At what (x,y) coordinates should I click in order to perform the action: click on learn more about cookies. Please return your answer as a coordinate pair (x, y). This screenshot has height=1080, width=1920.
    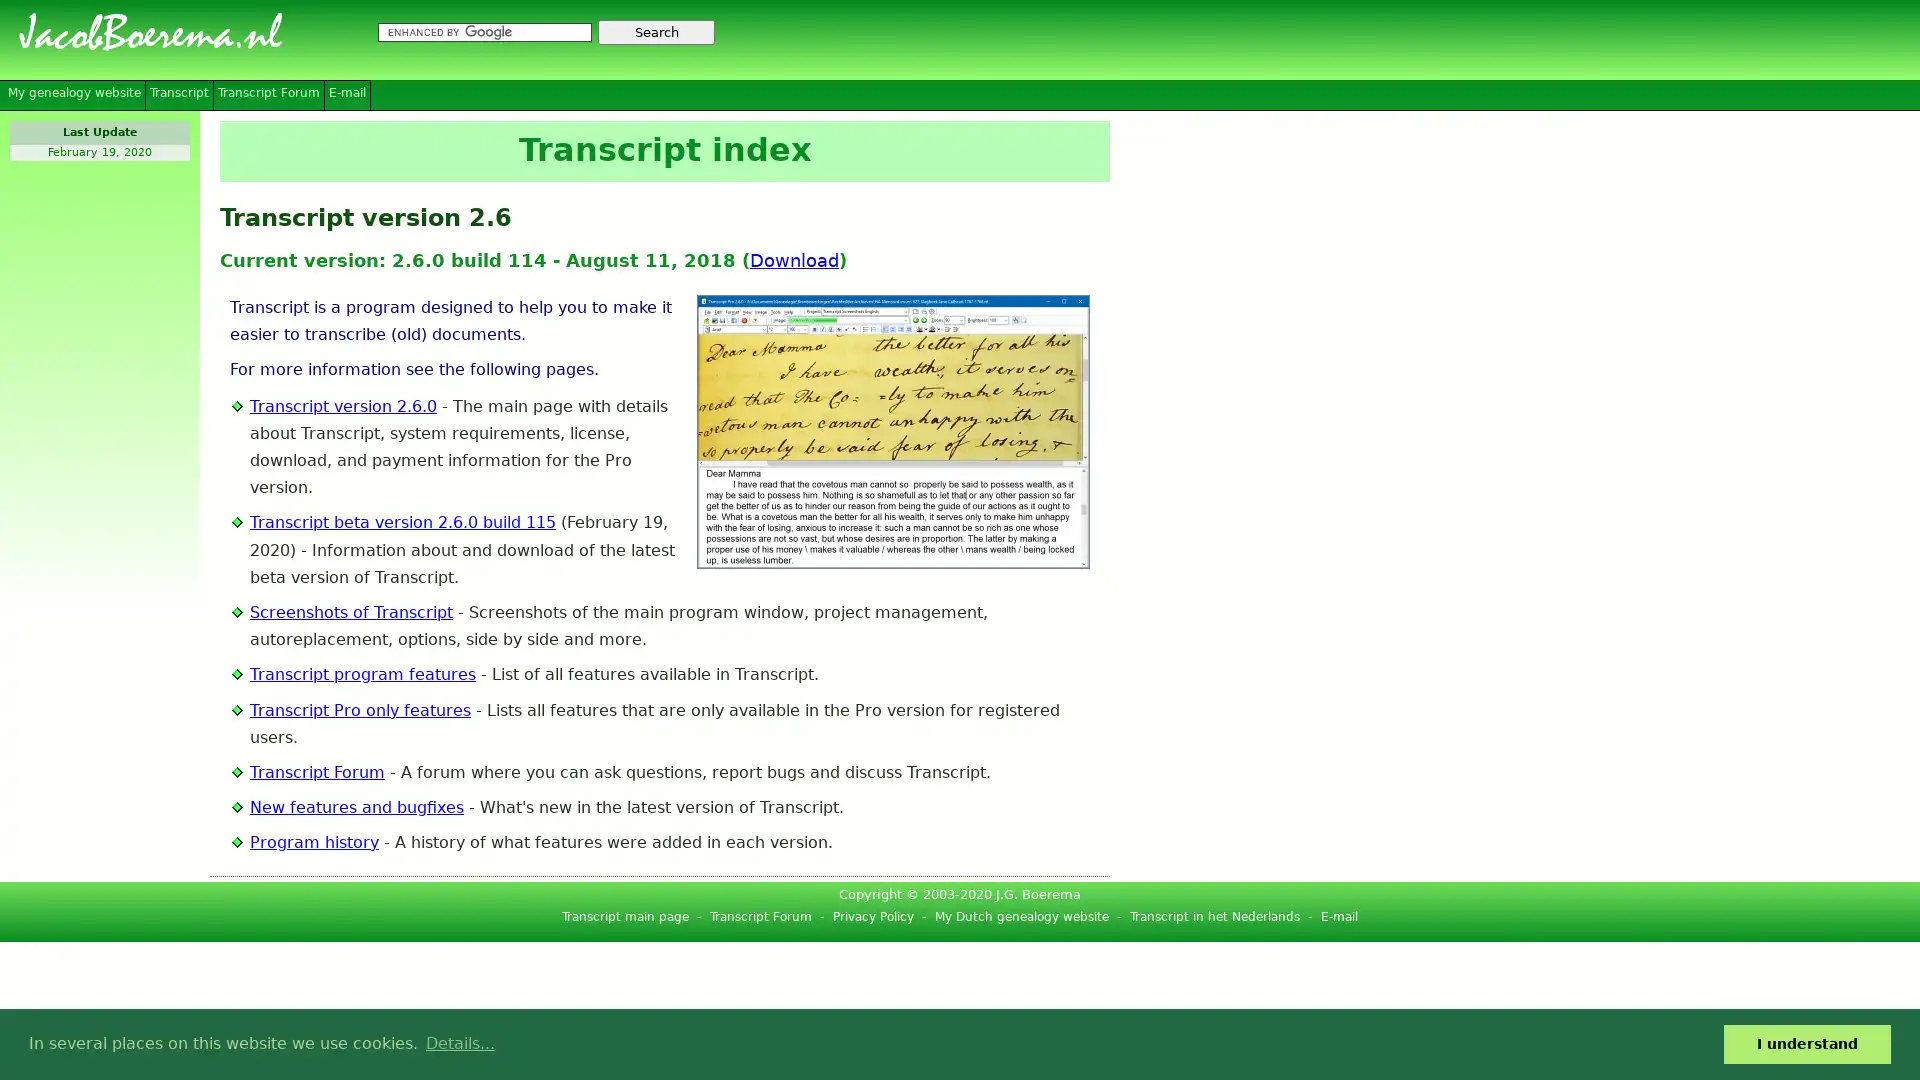
    Looking at the image, I should click on (459, 1043).